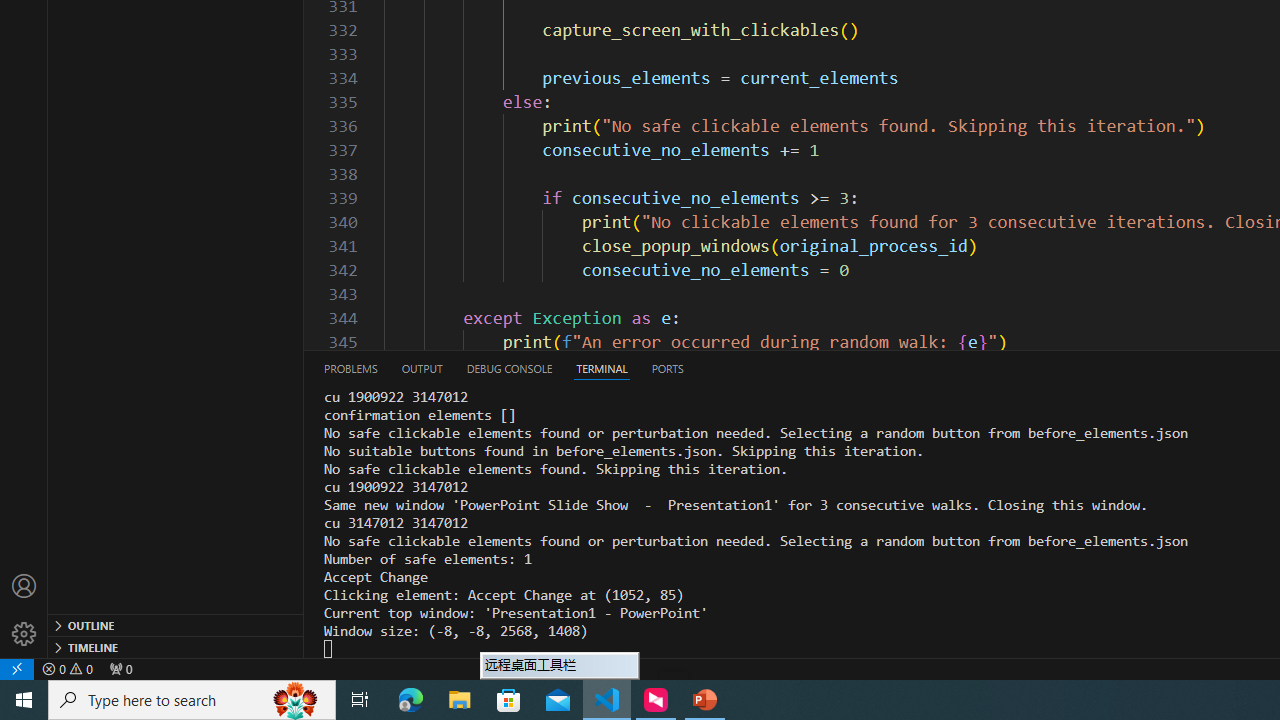  Describe the element at coordinates (17, 668) in the screenshot. I see `'remote'` at that location.